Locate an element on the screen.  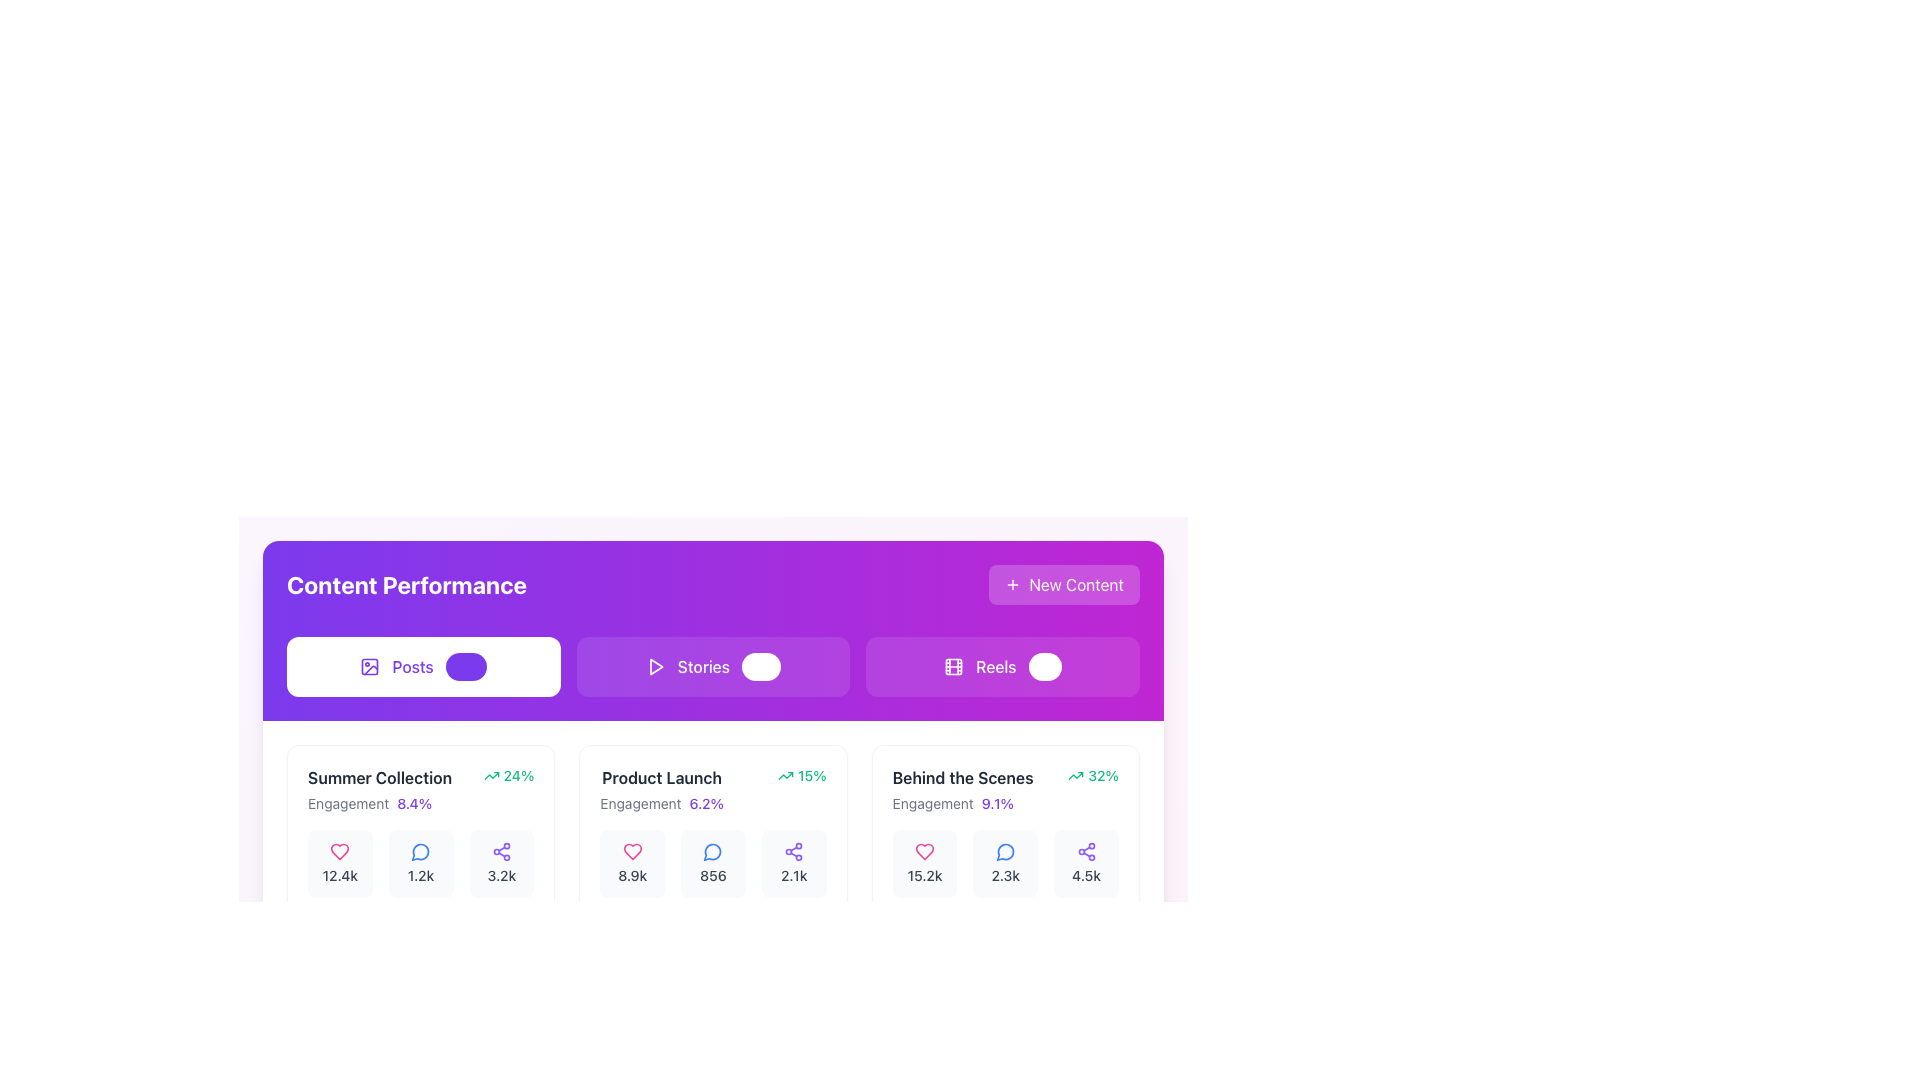
the static informative text displaying '24%' in green color, which indicates a percentage value and is located to the right of an upward trending arrow in the 'Summer Collection' section of the dashboard is located at coordinates (518, 774).